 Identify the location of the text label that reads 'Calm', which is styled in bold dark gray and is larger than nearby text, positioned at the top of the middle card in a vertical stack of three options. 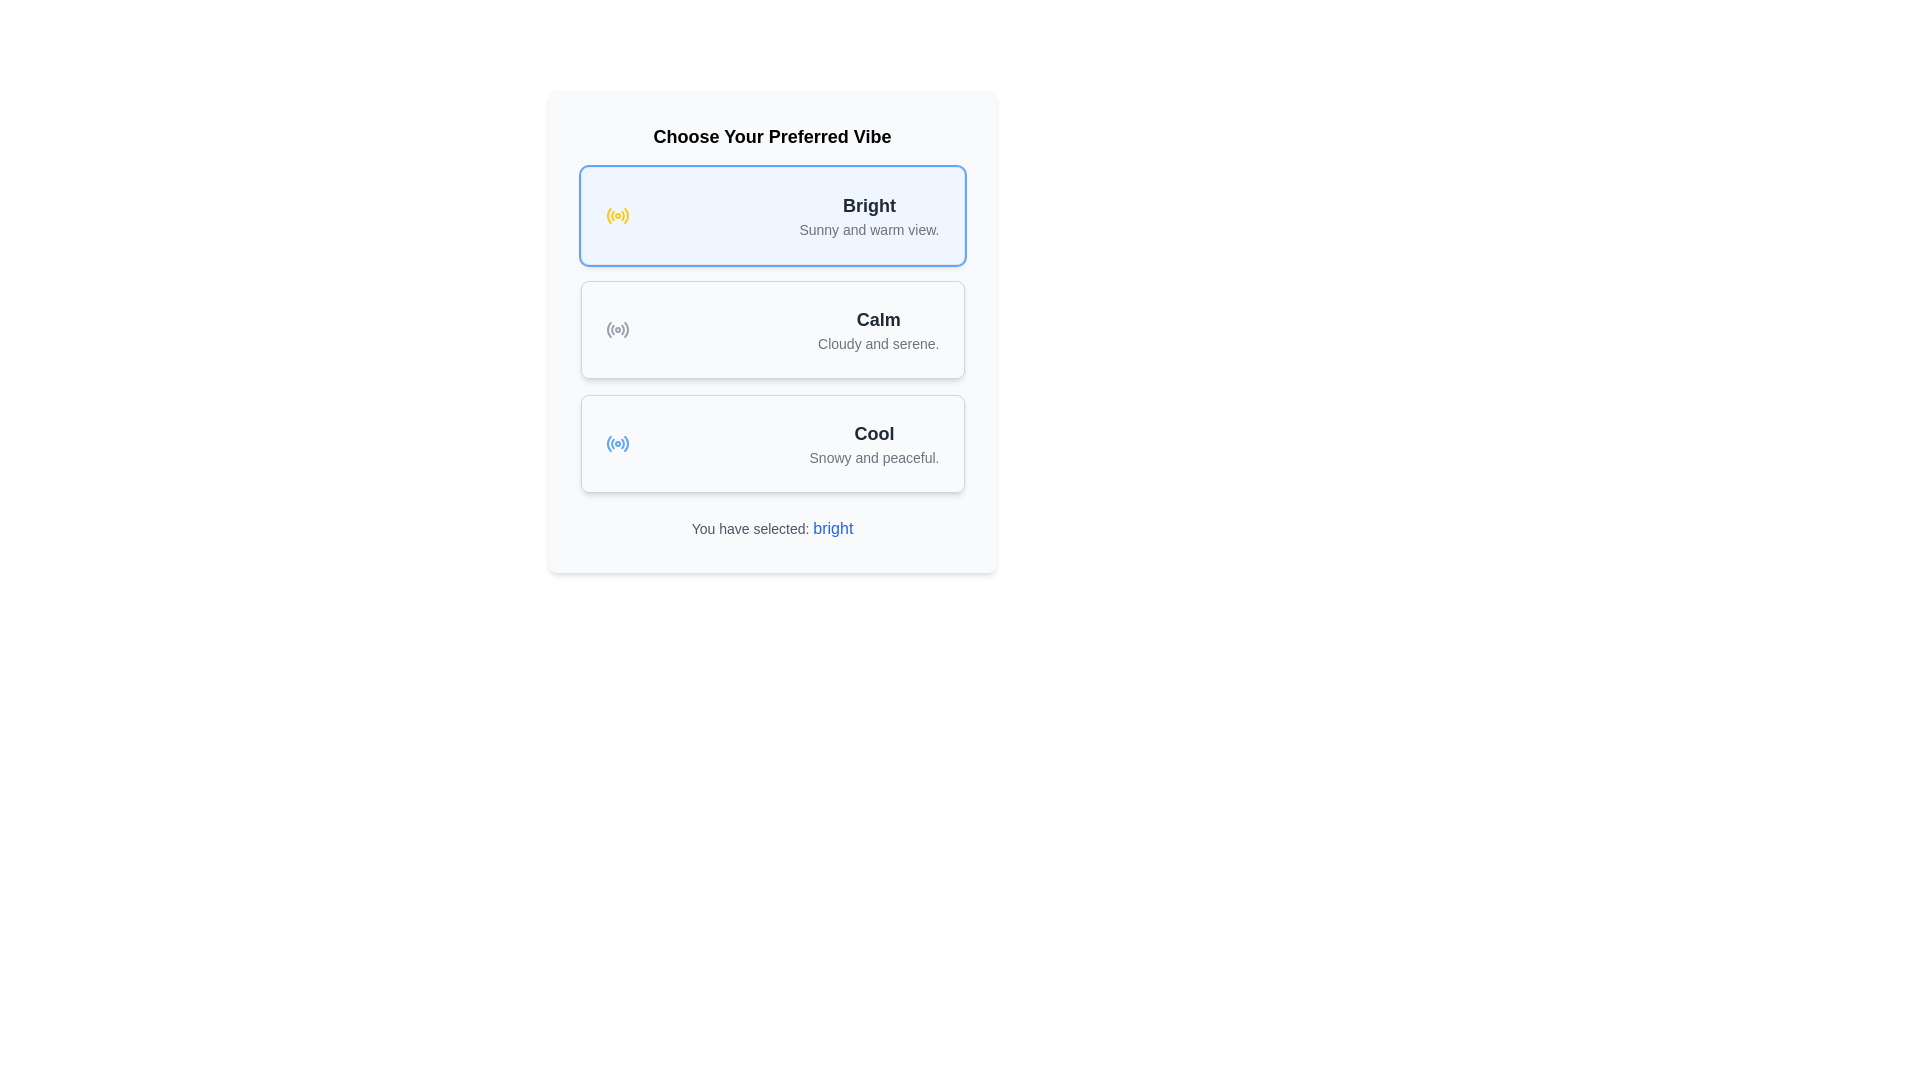
(878, 319).